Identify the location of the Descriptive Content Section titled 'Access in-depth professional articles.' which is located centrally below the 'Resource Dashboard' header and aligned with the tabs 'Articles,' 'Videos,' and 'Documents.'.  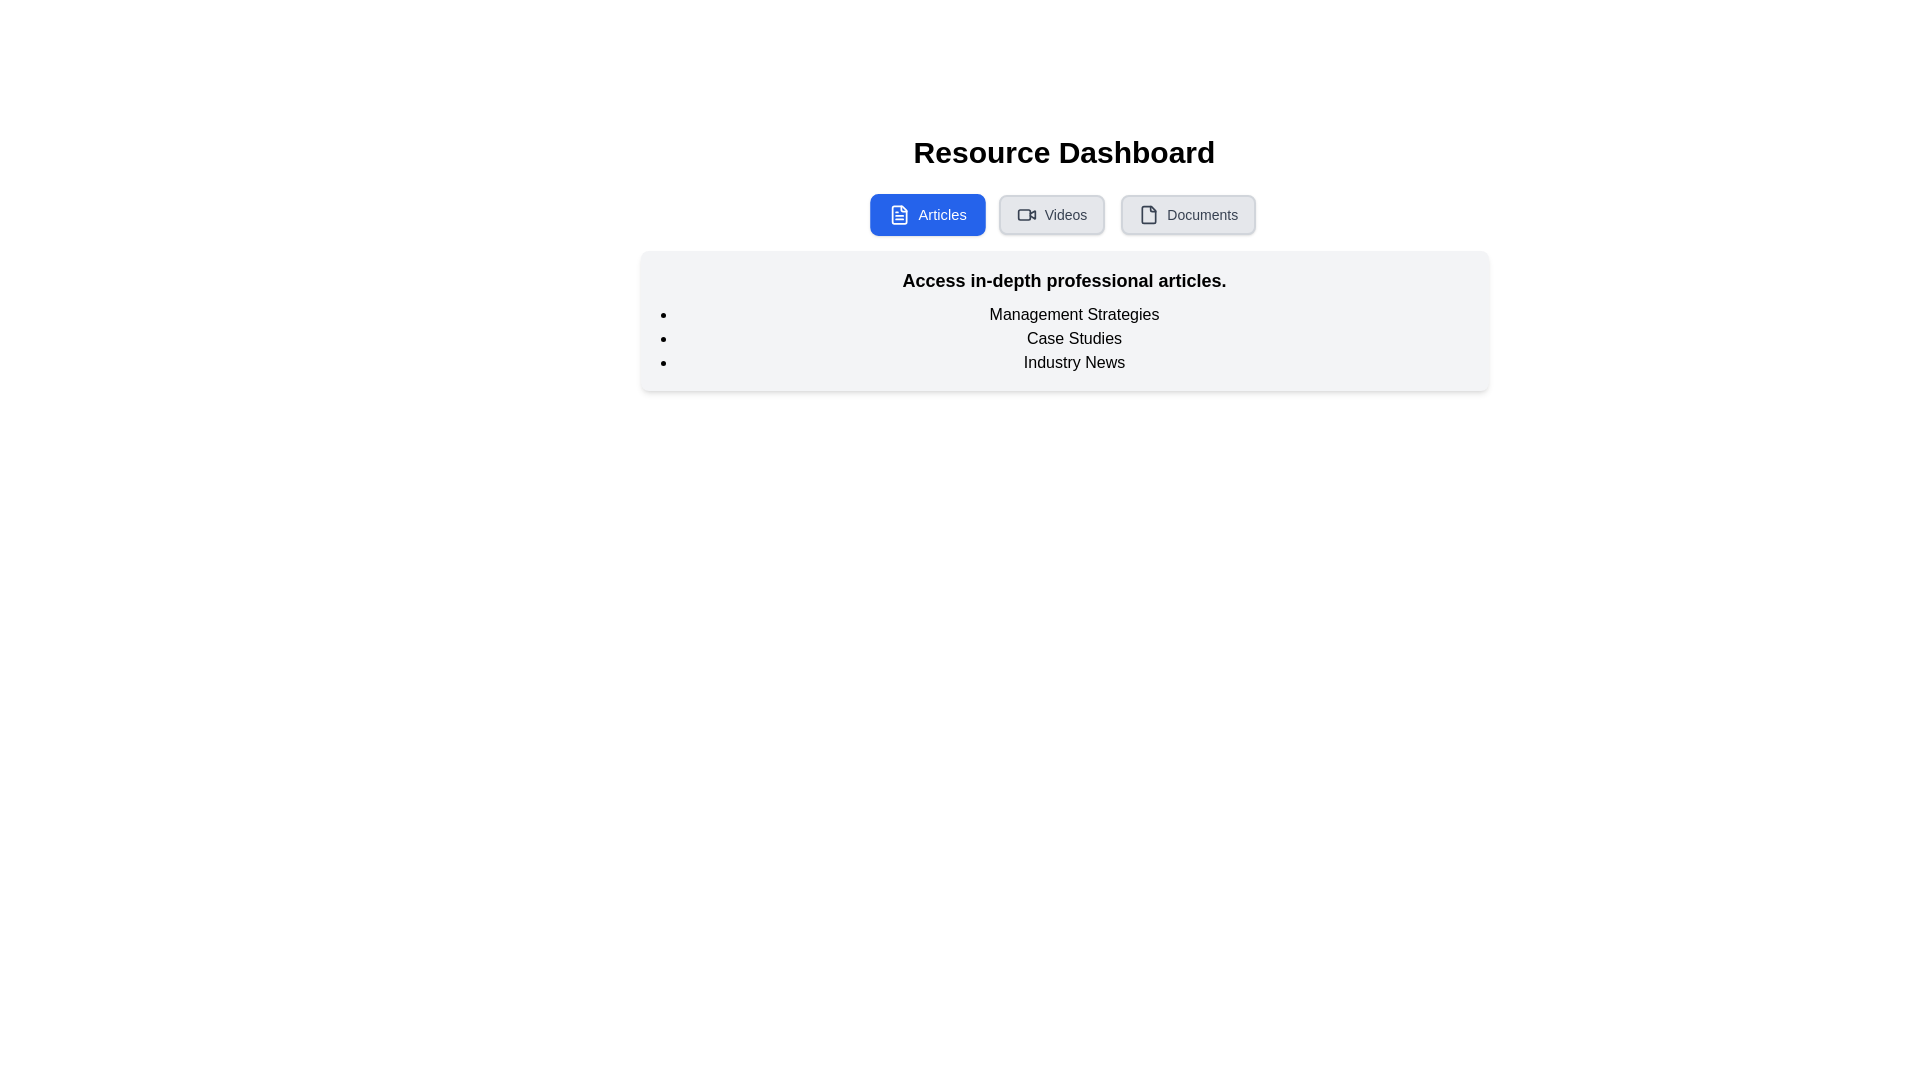
(1063, 293).